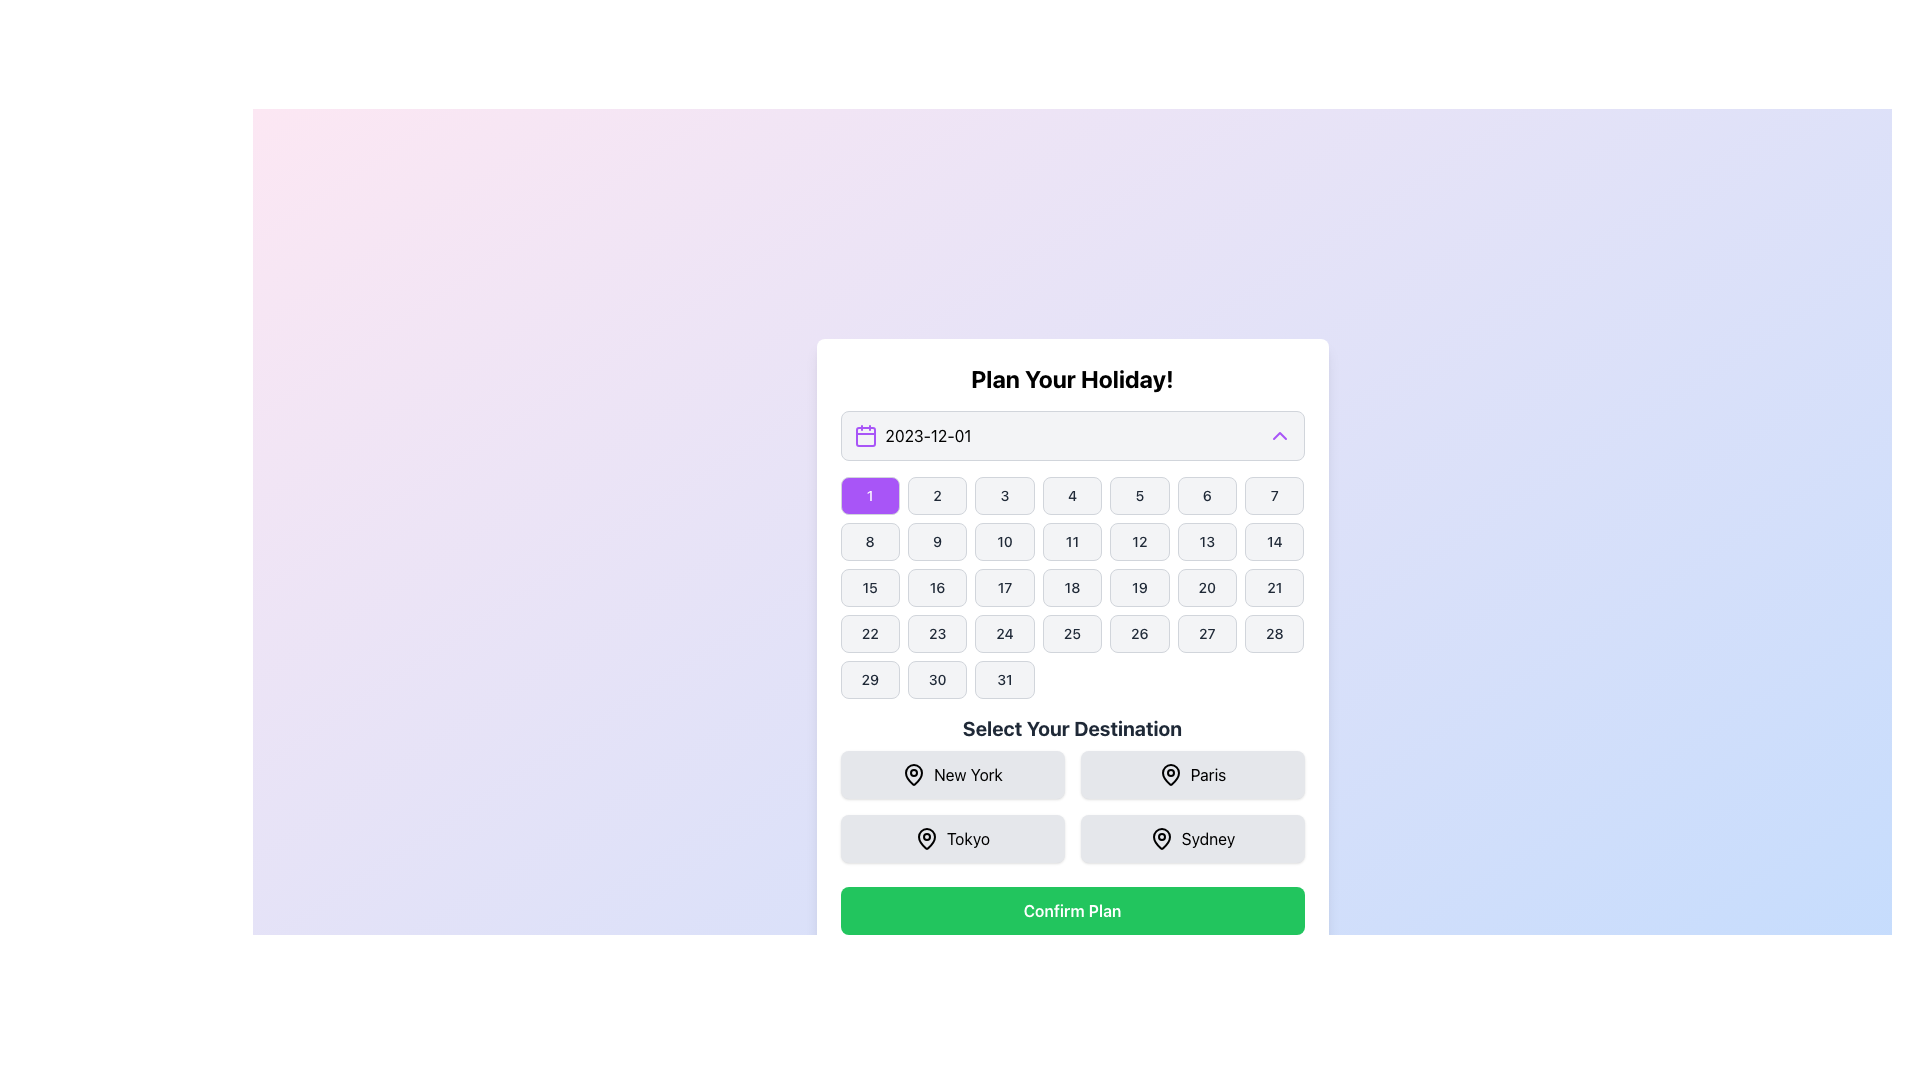 This screenshot has height=1080, width=1920. Describe the element at coordinates (1139, 542) in the screenshot. I see `the button displaying the number '12' in the calendar grid, which is a rounded rectangle with a light gray background and a thin gray border` at that location.